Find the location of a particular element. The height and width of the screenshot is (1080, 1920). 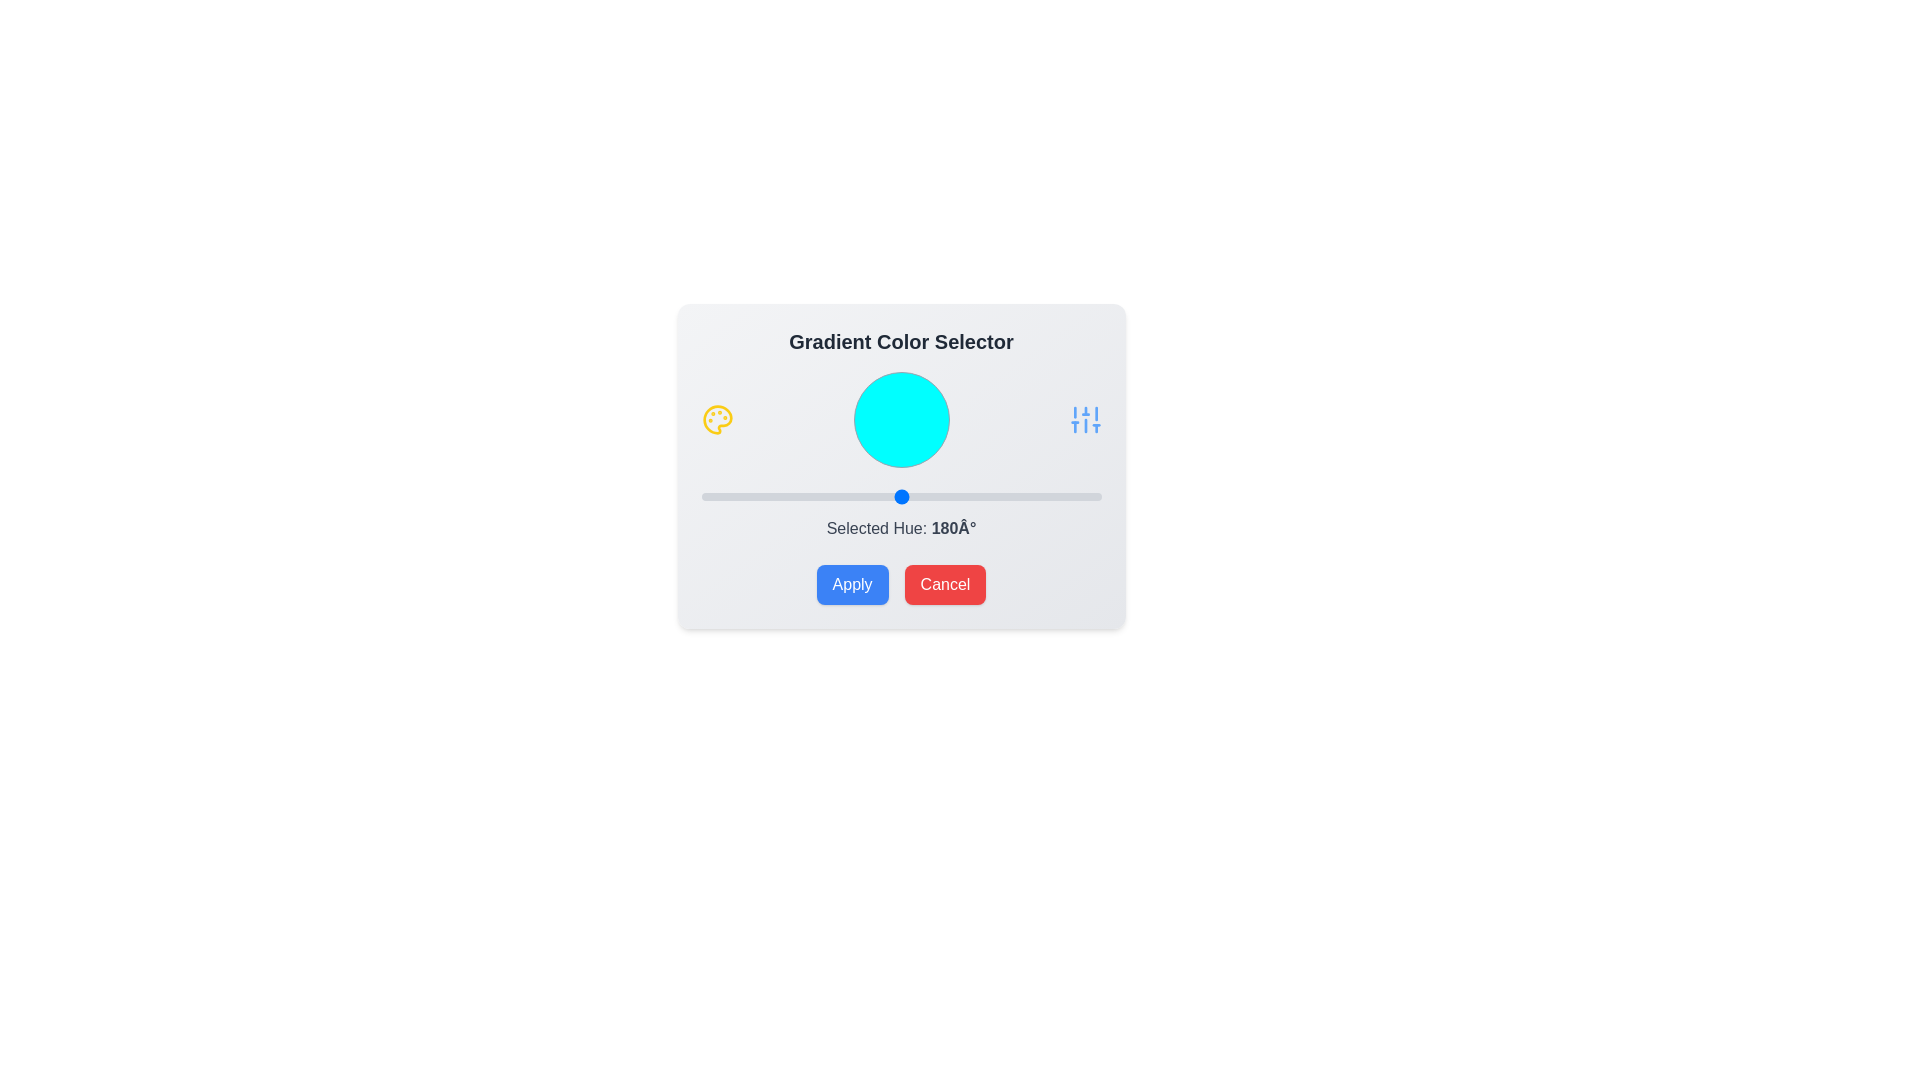

the slider to set the hue value to 196° is located at coordinates (918, 496).